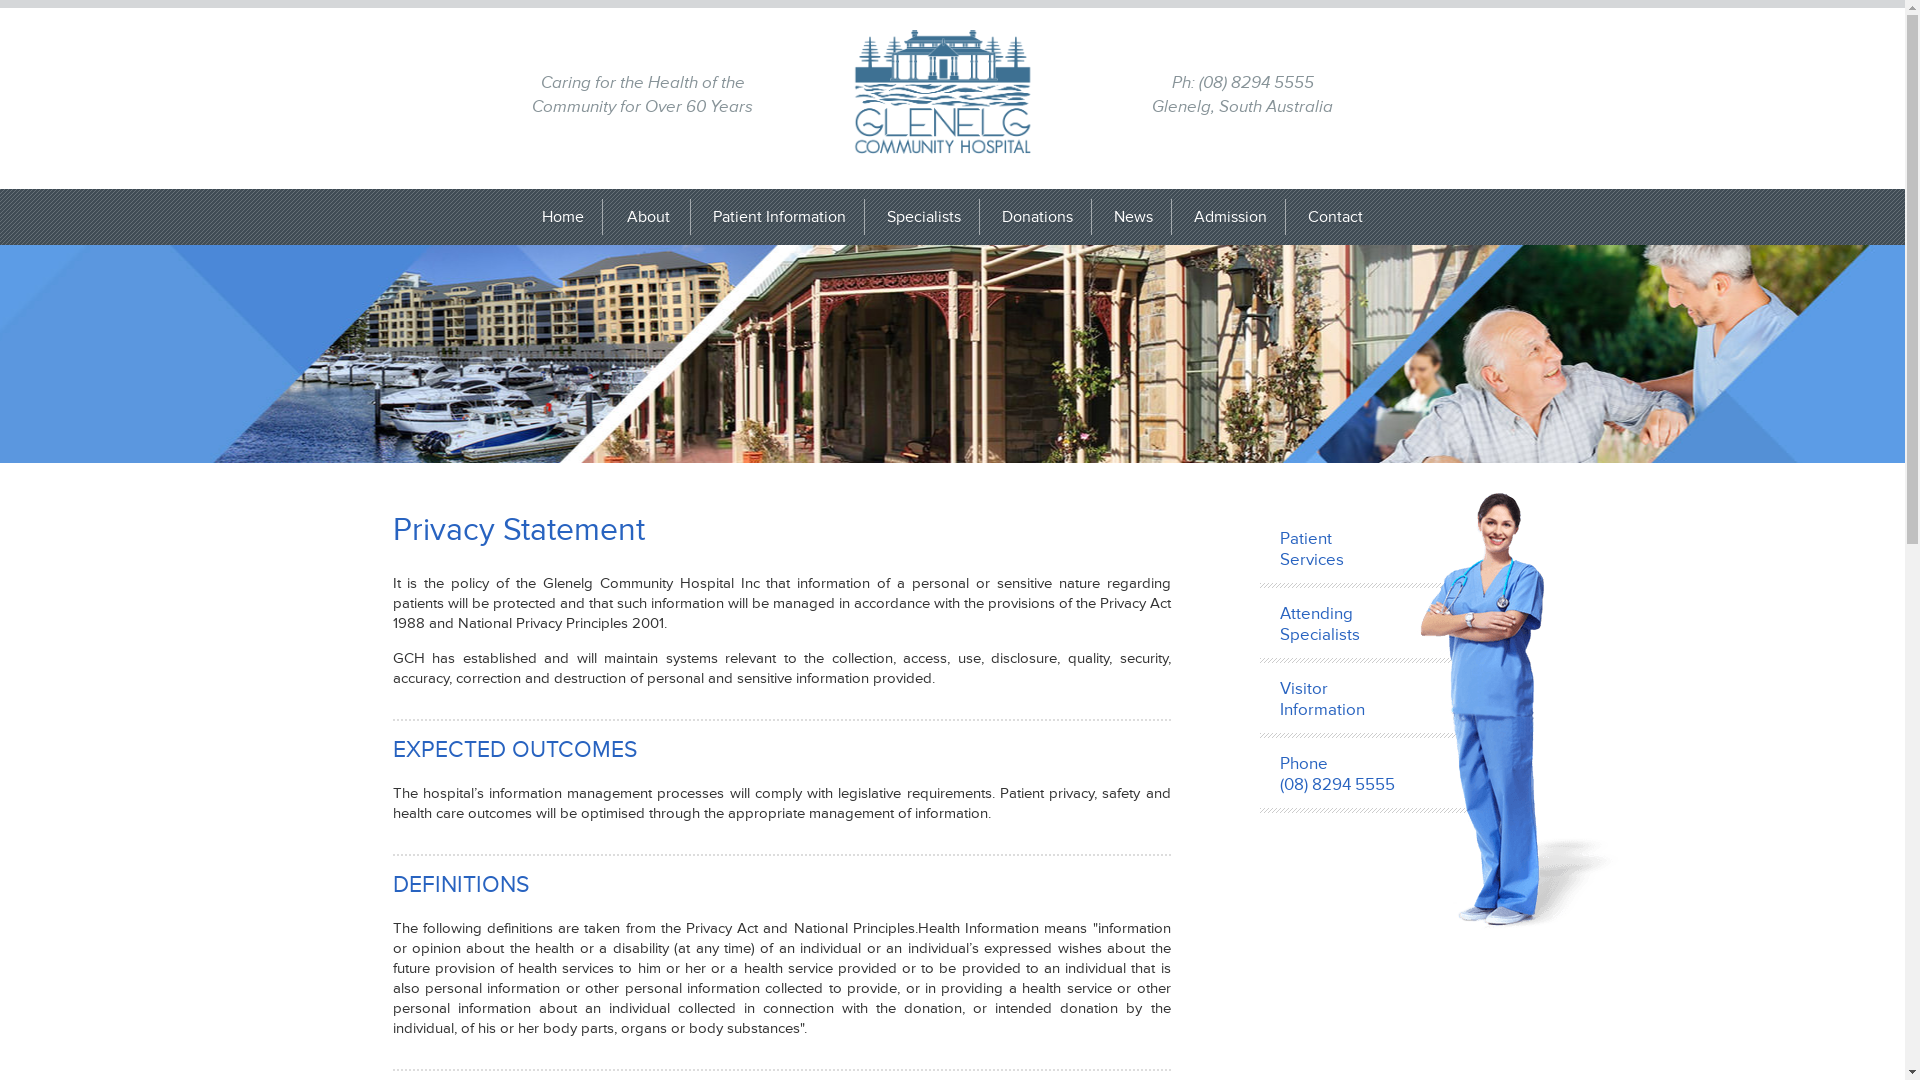 The height and width of the screenshot is (1080, 1920). Describe the element at coordinates (941, 92) in the screenshot. I see `'Glenelg Community Hospital'` at that location.